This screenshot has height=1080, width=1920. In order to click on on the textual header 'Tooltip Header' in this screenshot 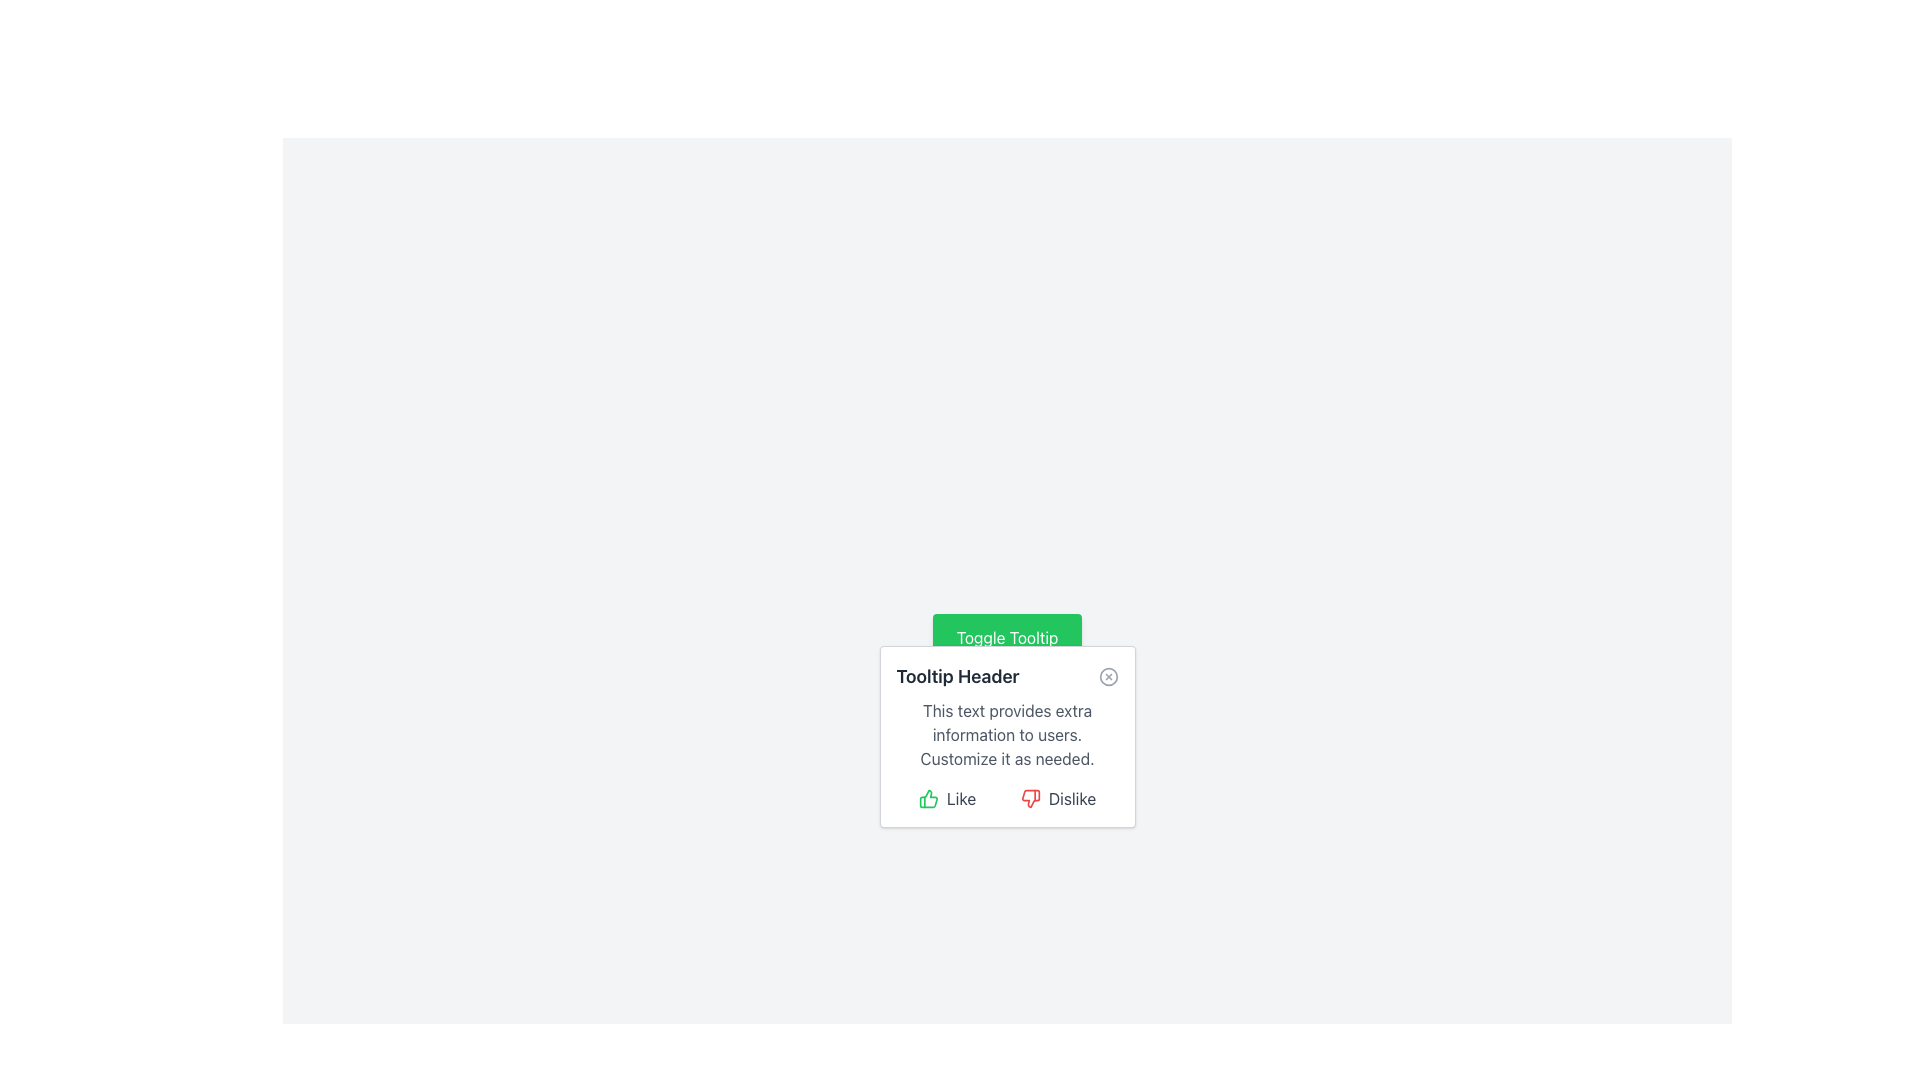, I will do `click(957, 676)`.